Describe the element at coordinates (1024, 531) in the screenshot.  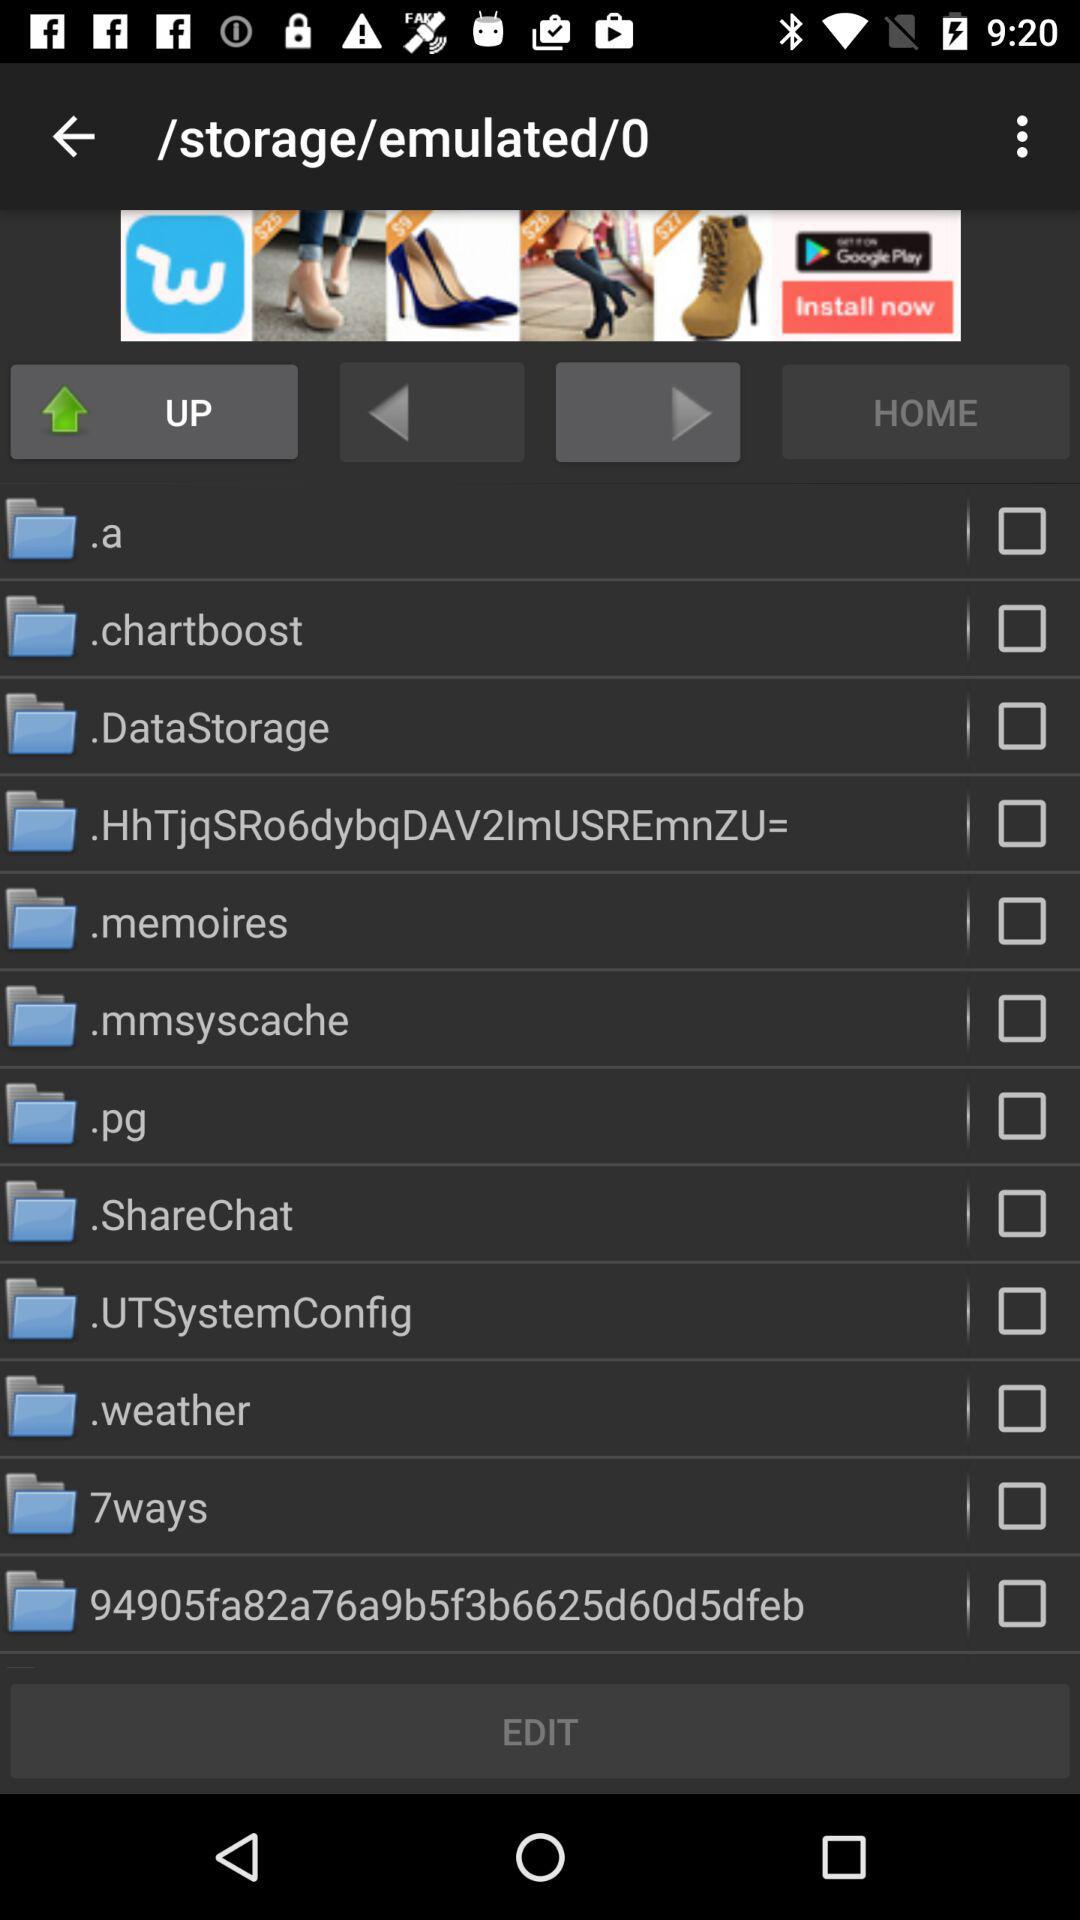
I see `folder selected` at that location.